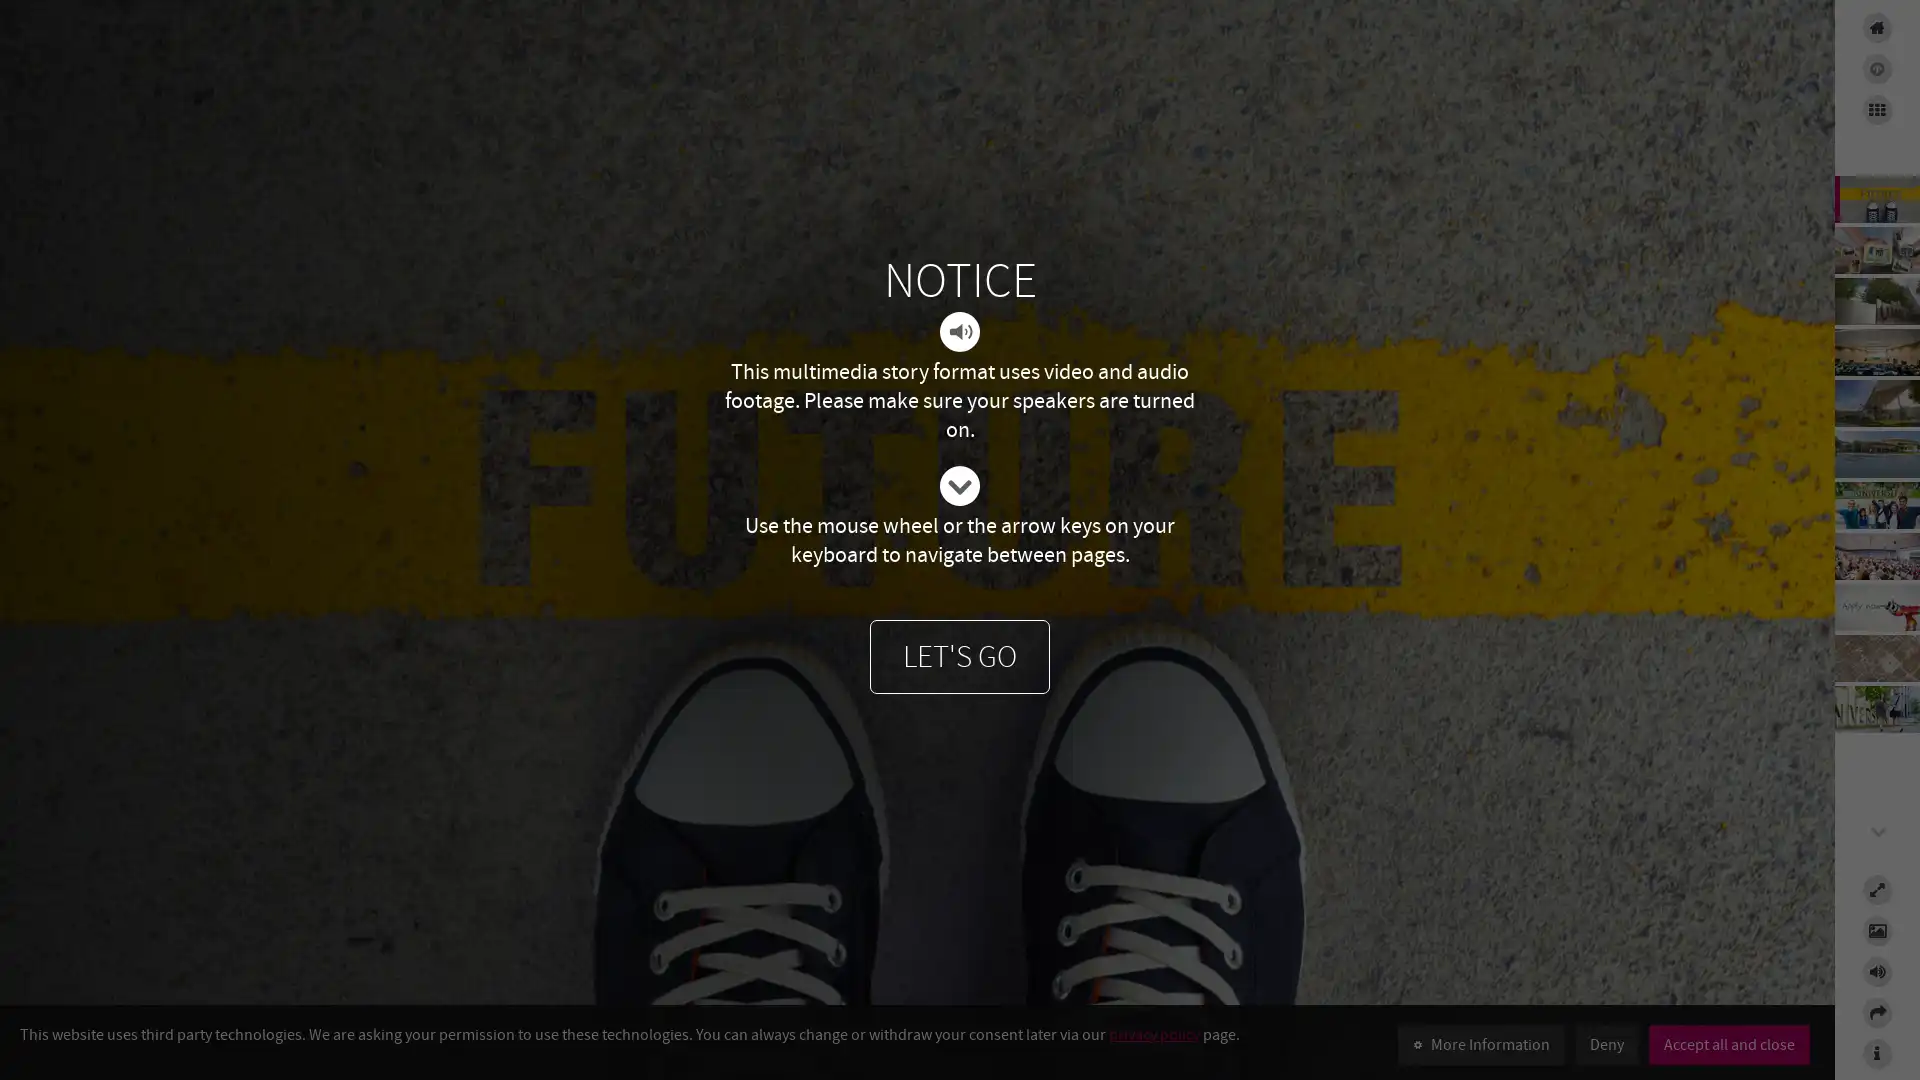  Describe the element at coordinates (1607, 1044) in the screenshot. I see `Deny` at that location.